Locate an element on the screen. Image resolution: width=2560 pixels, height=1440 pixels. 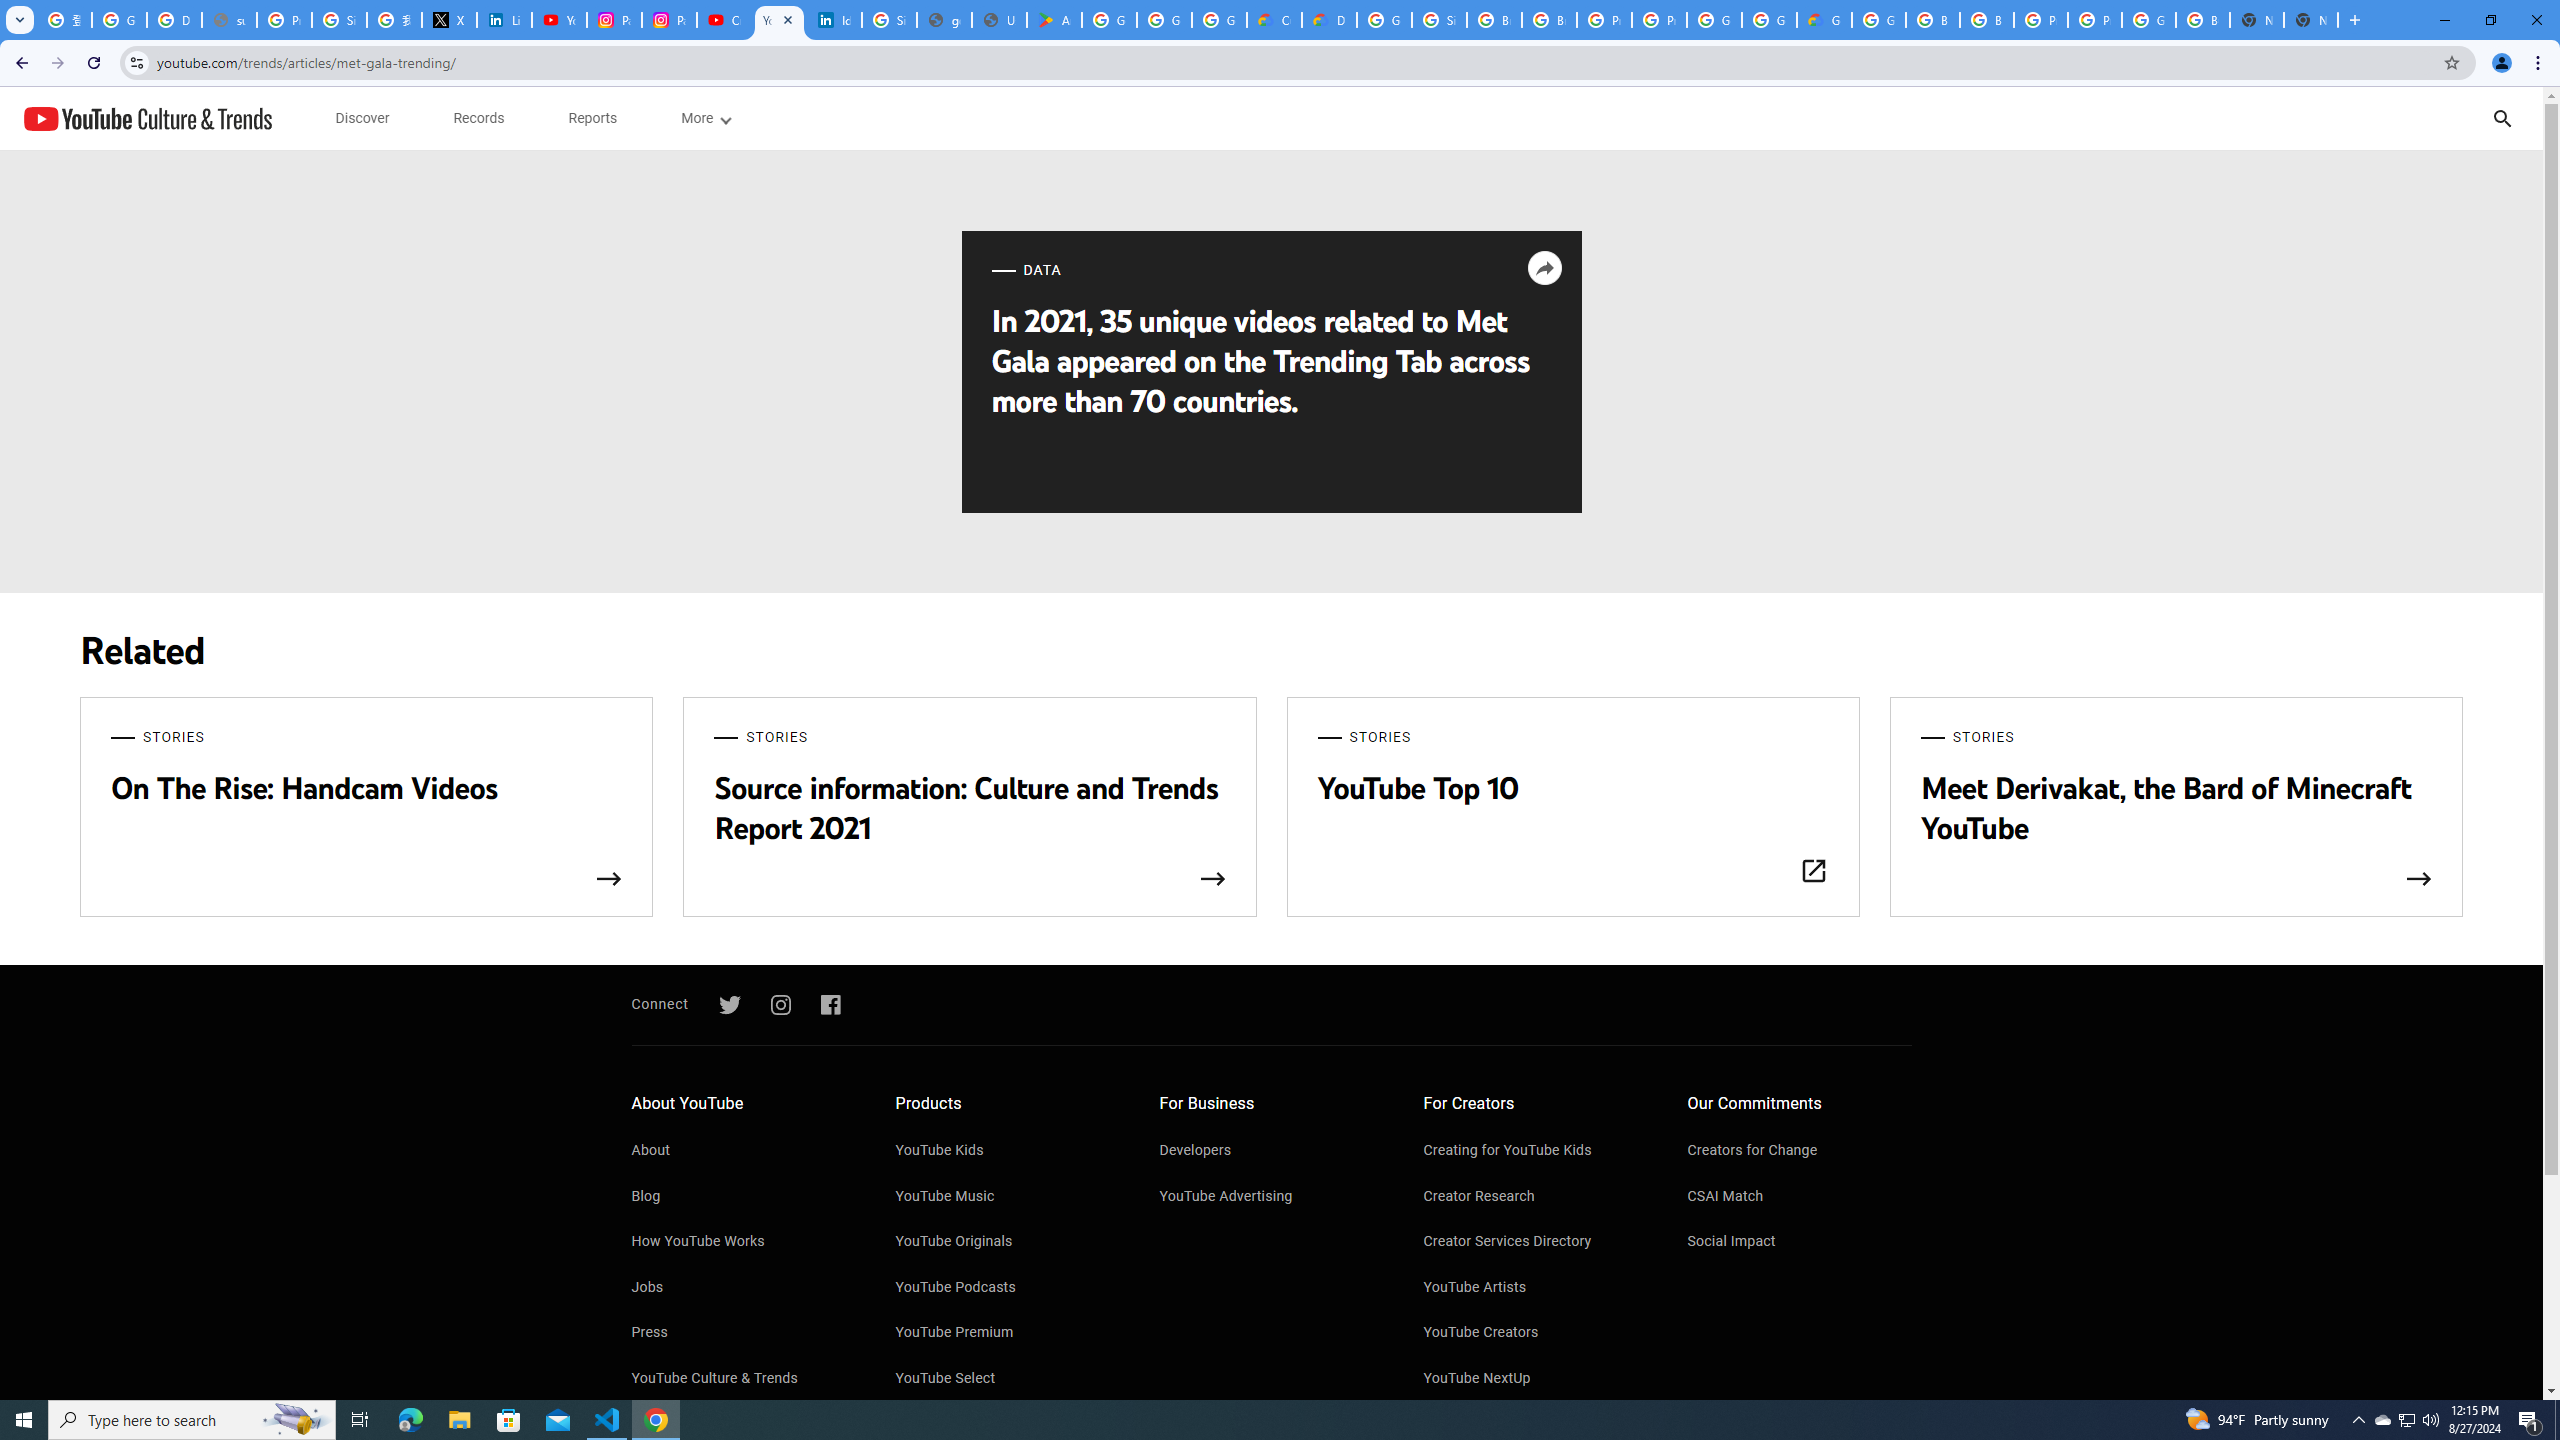
'YouTube Content Monetization Policies - How YouTube Works' is located at coordinates (558, 19).